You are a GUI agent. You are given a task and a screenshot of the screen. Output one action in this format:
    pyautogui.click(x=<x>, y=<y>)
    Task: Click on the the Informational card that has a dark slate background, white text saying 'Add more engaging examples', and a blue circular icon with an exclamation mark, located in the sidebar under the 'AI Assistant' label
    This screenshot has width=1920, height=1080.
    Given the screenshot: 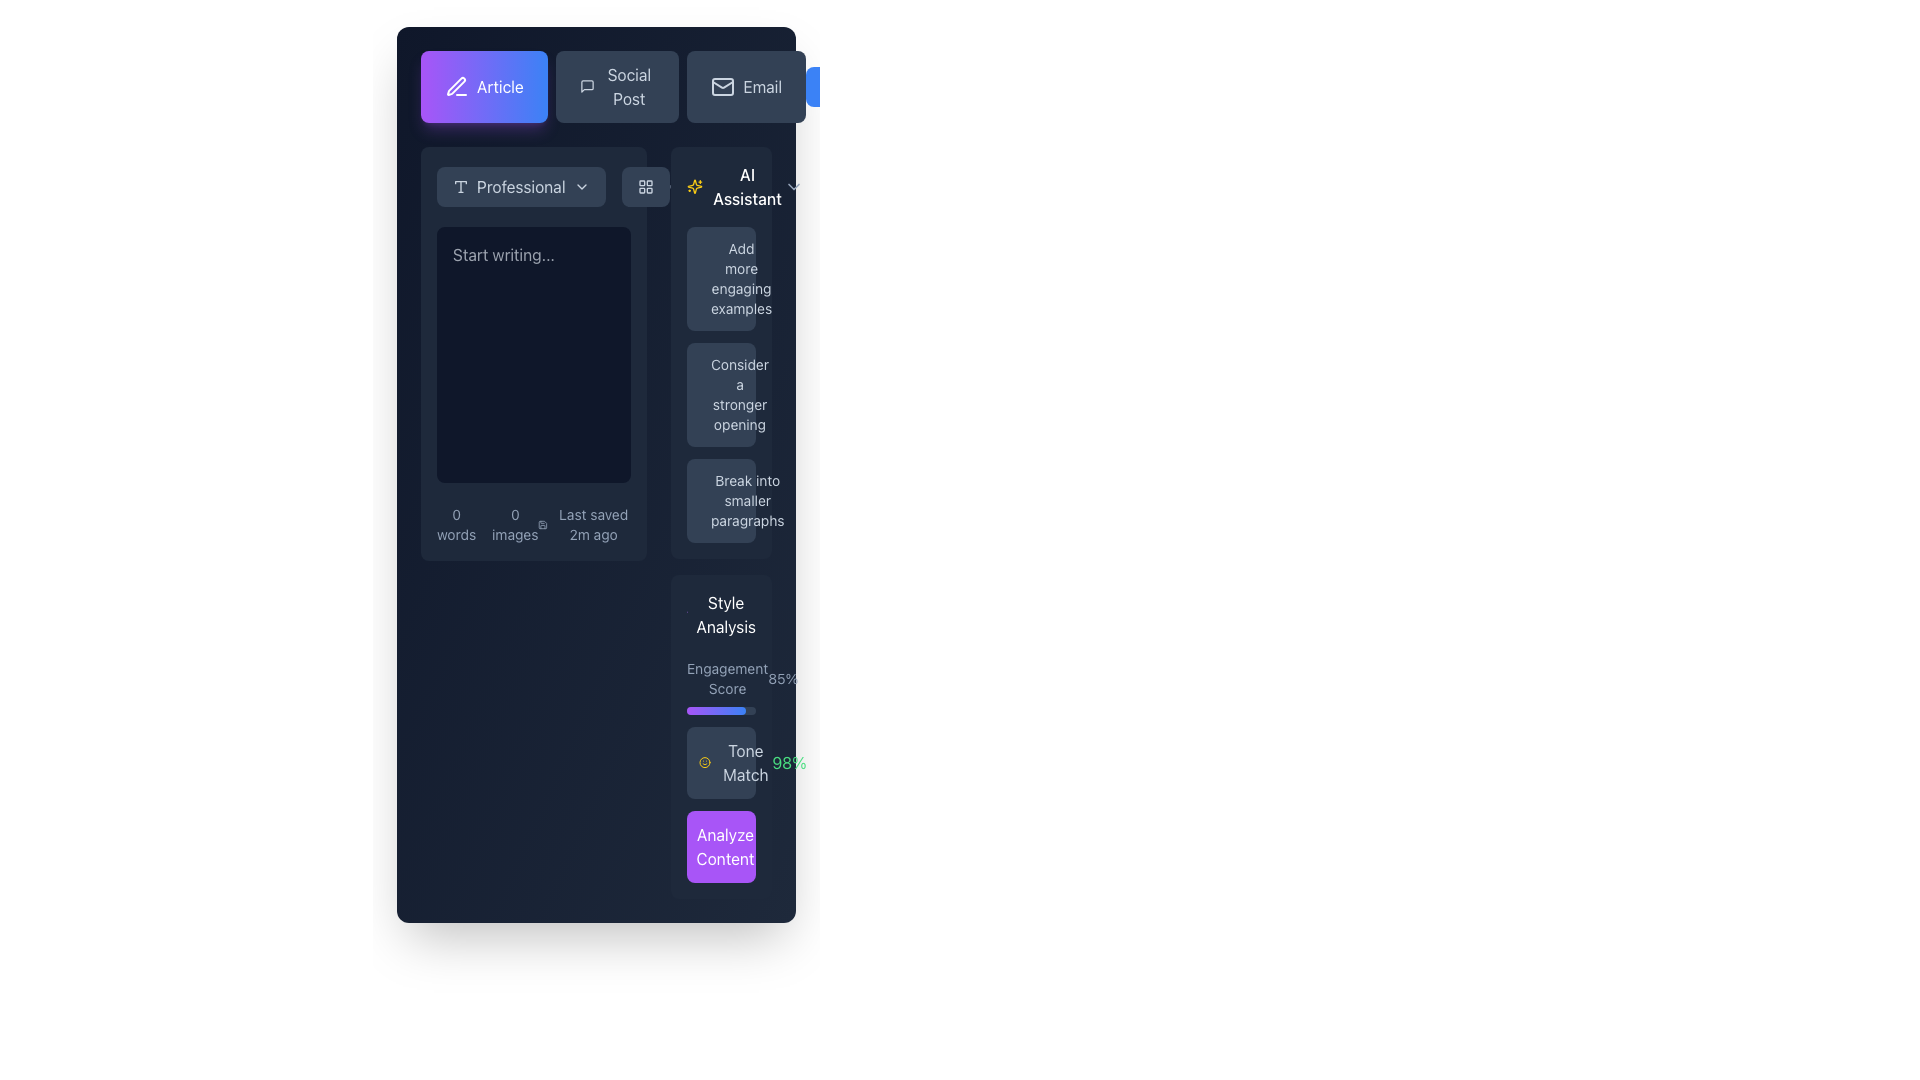 What is the action you would take?
    pyautogui.click(x=720, y=278)
    